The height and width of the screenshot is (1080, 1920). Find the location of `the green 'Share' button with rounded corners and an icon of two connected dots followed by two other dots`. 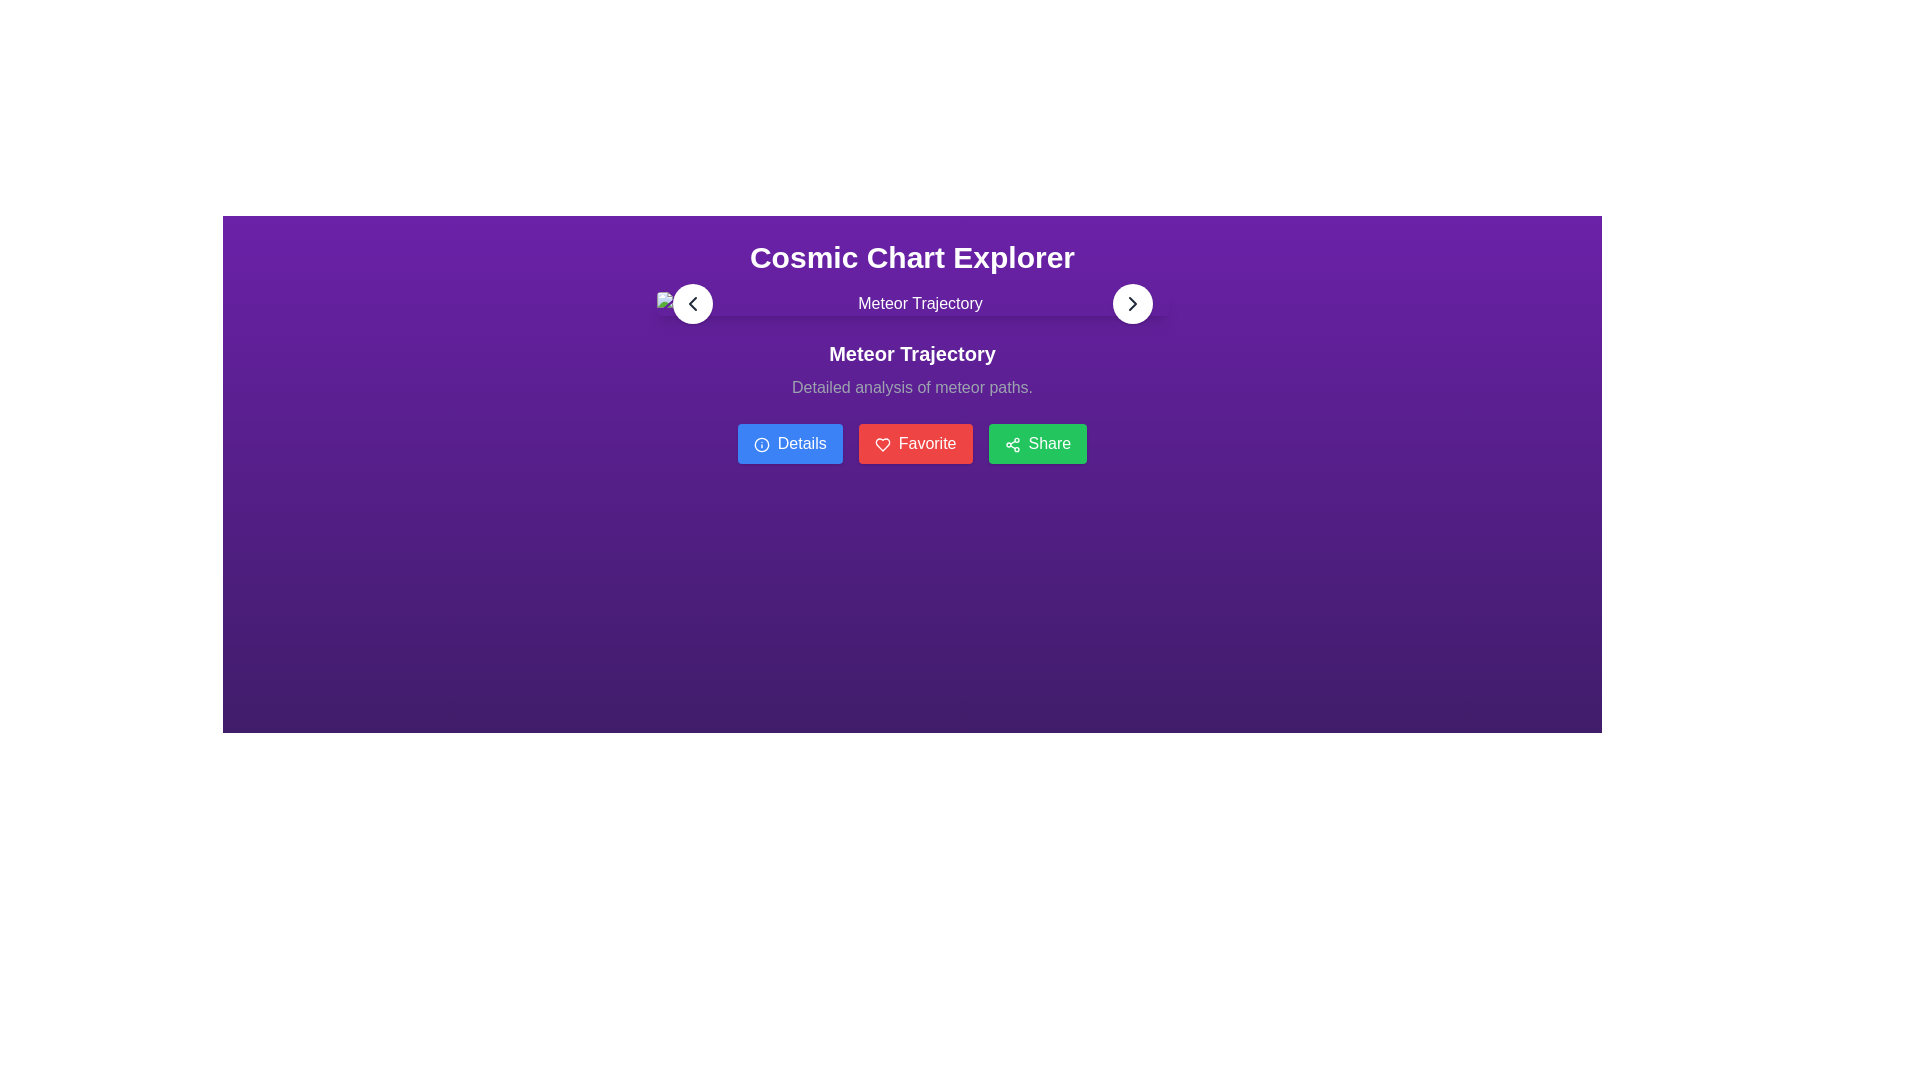

the green 'Share' button with rounded corners and an icon of two connected dots followed by two other dots is located at coordinates (1037, 442).